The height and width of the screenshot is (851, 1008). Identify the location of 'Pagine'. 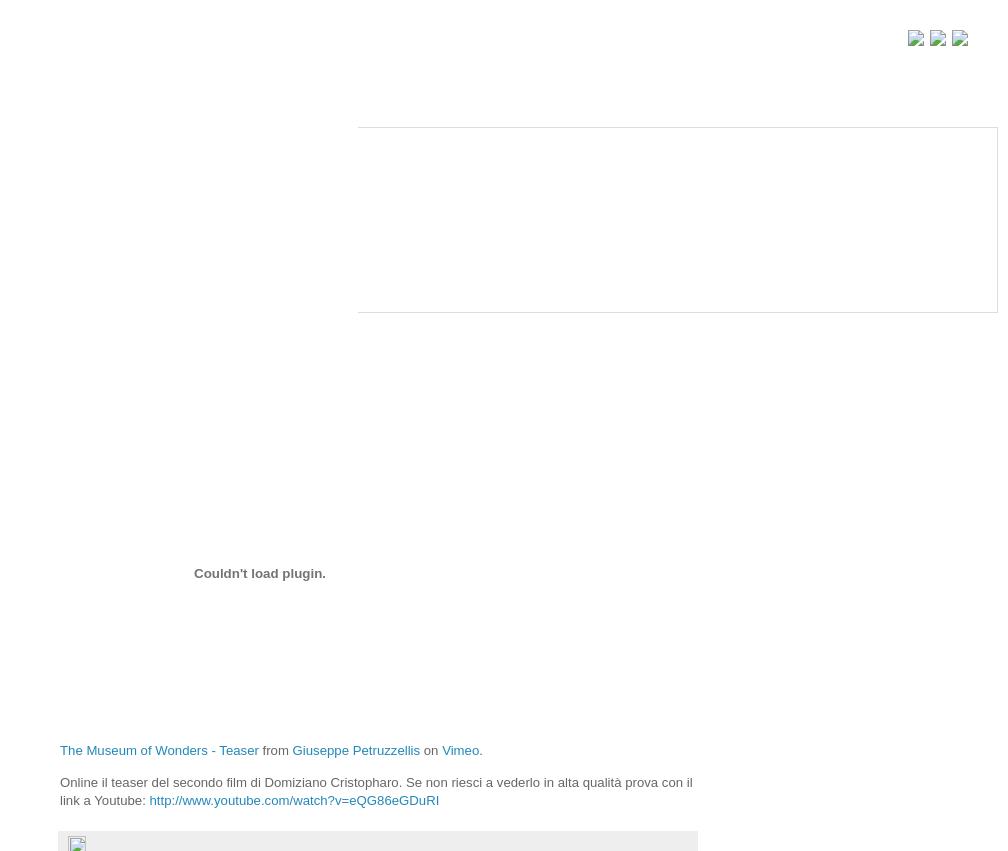
(67, 108).